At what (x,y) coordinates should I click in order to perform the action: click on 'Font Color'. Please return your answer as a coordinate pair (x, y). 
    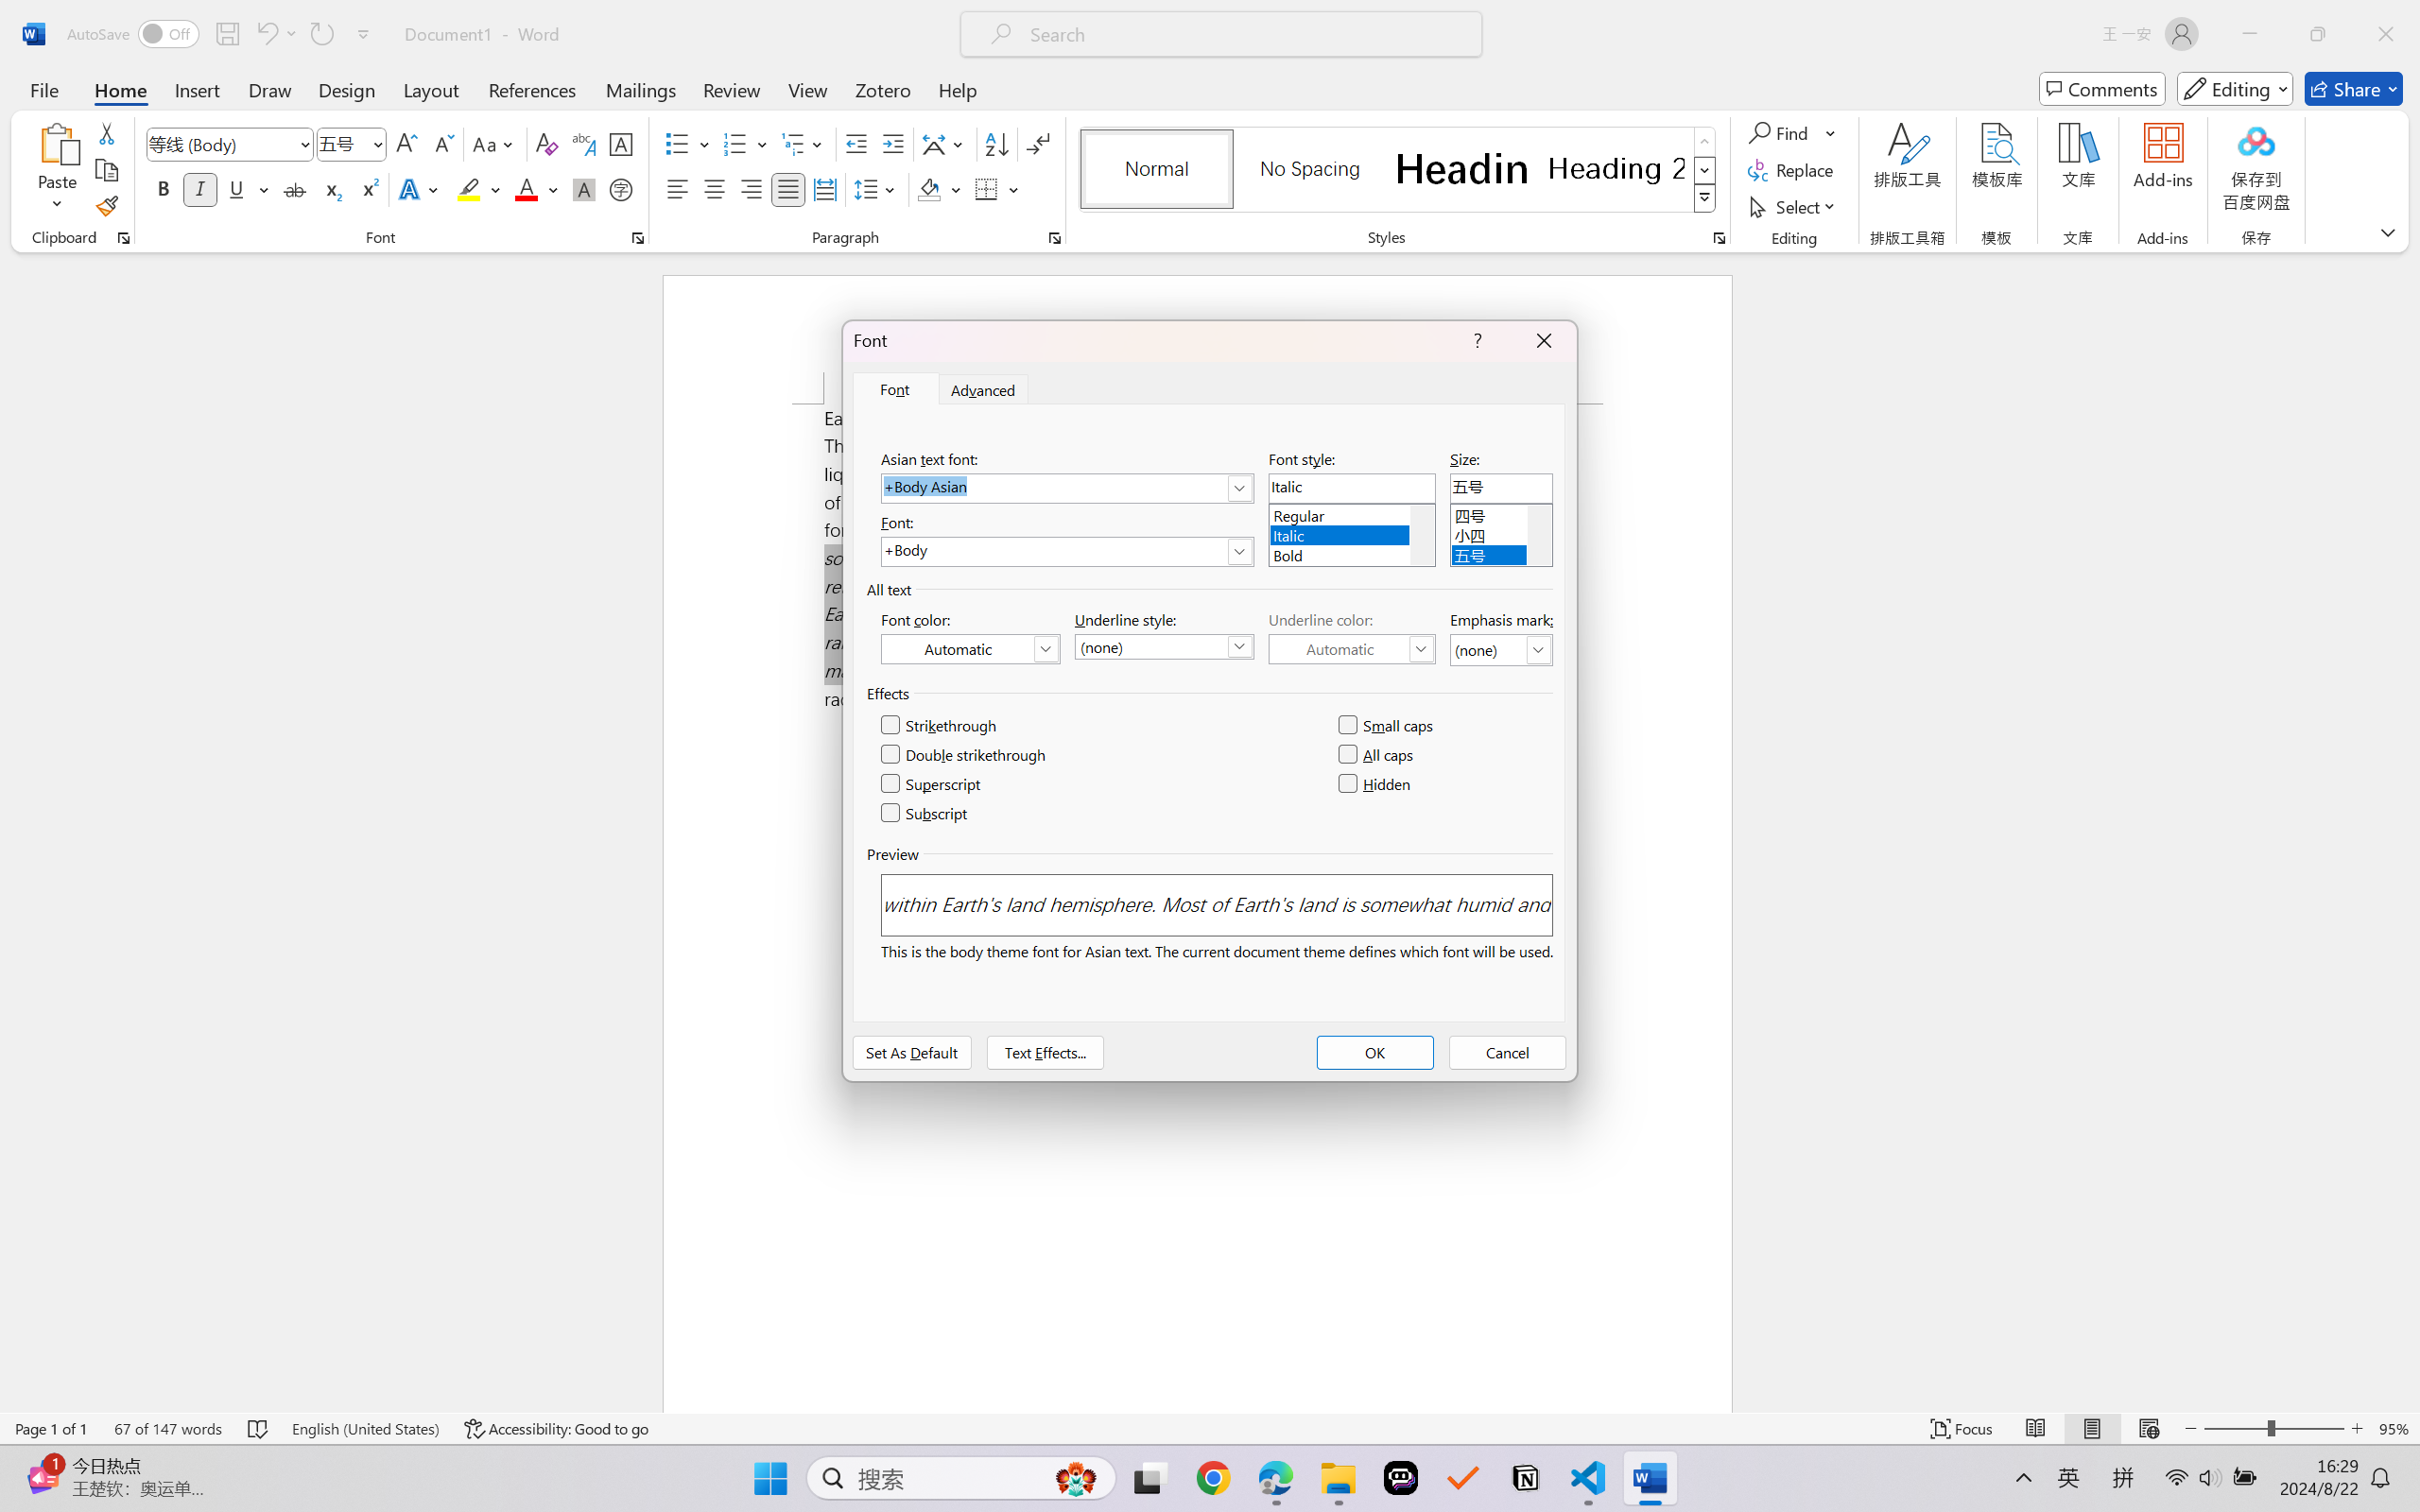
    Looking at the image, I should click on (536, 188).